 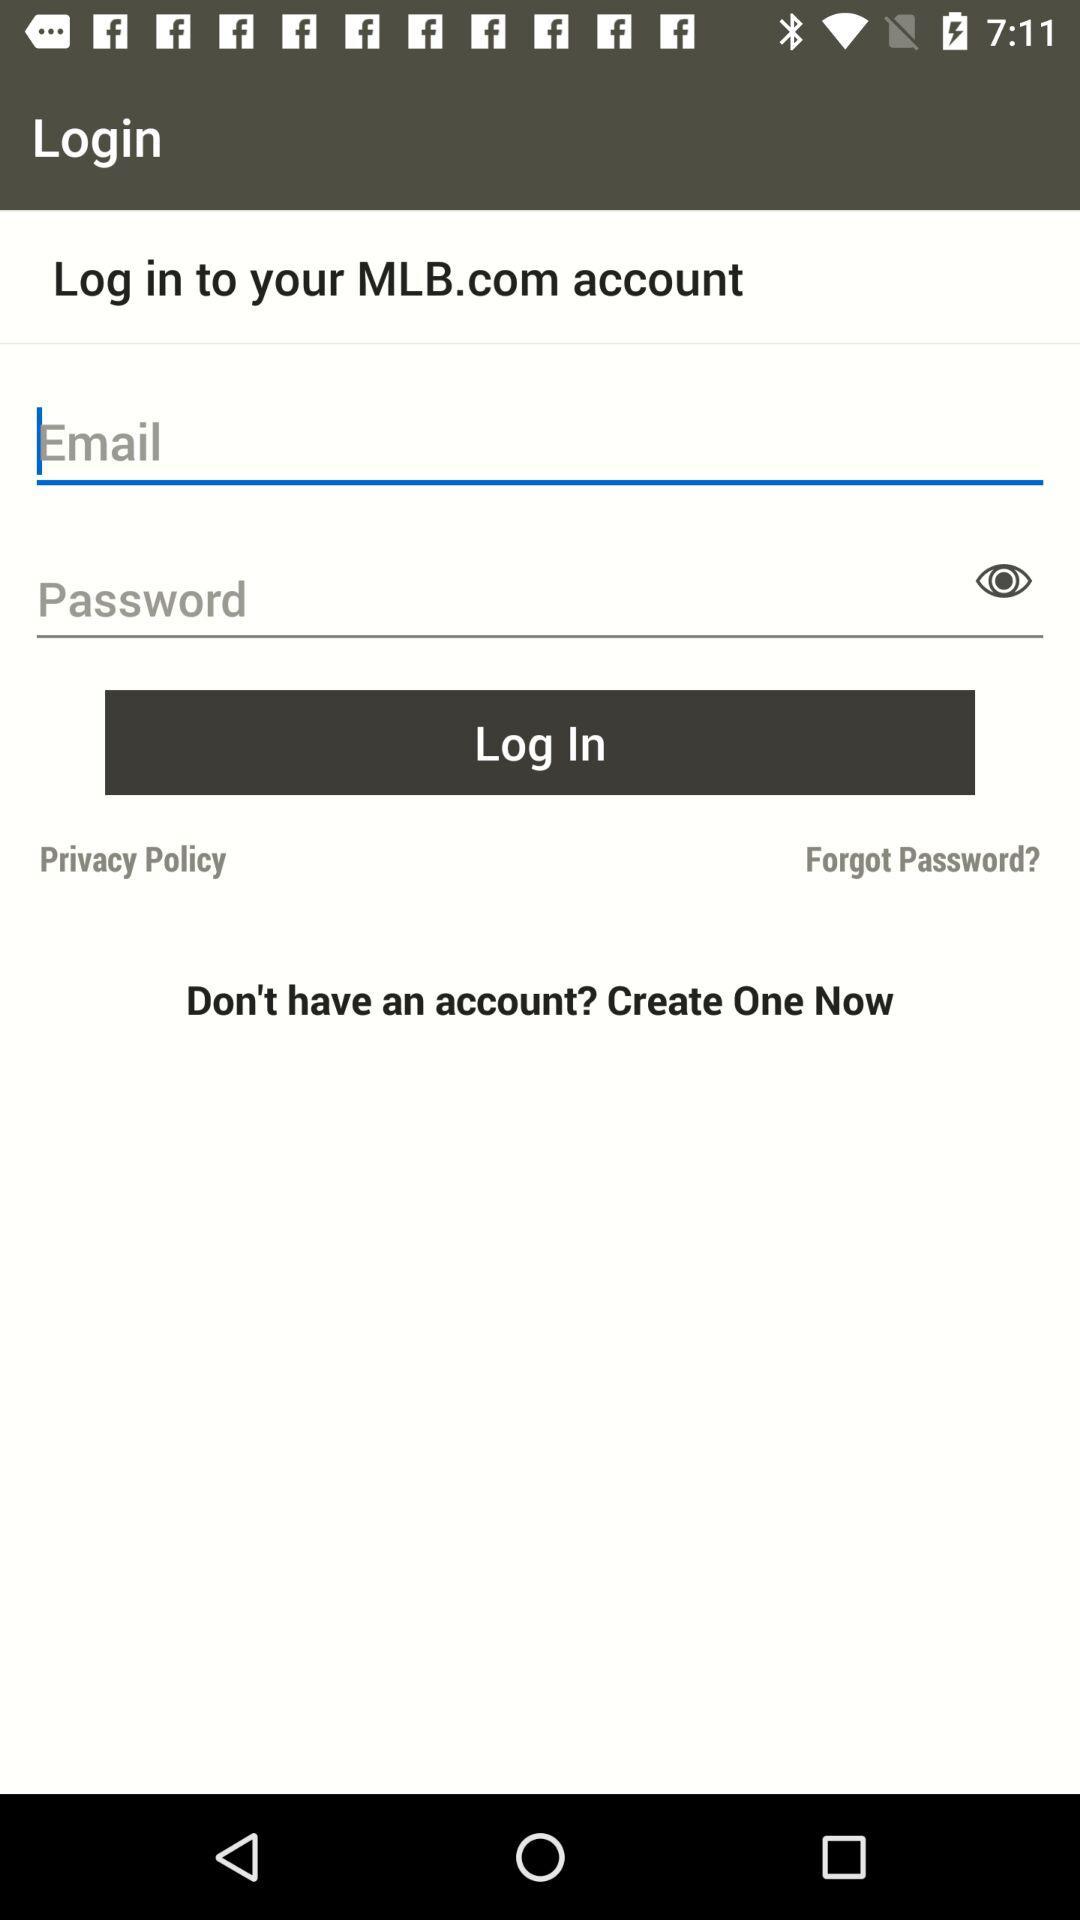 What do you see at coordinates (540, 999) in the screenshot?
I see `the icon below the privacy policy item` at bounding box center [540, 999].